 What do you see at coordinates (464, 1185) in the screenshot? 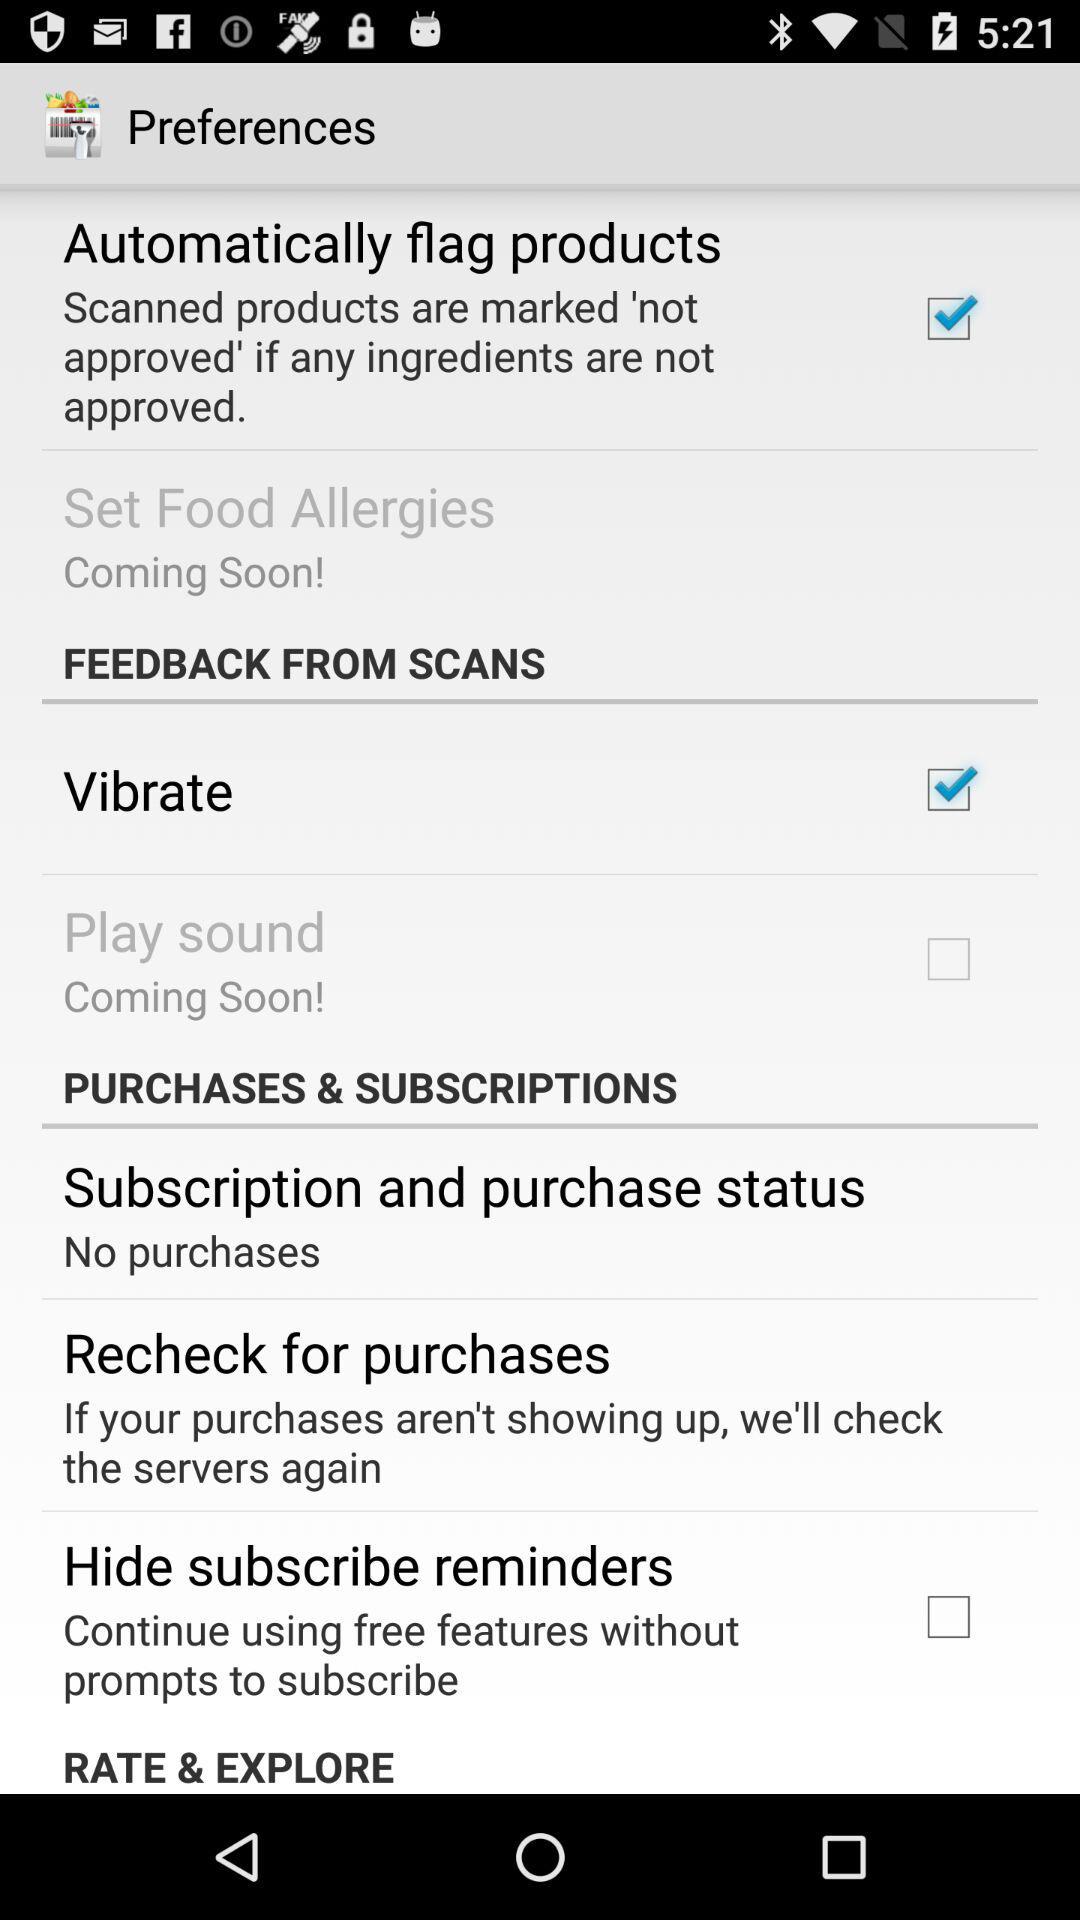
I see `item below the purchases & subscriptions` at bounding box center [464, 1185].